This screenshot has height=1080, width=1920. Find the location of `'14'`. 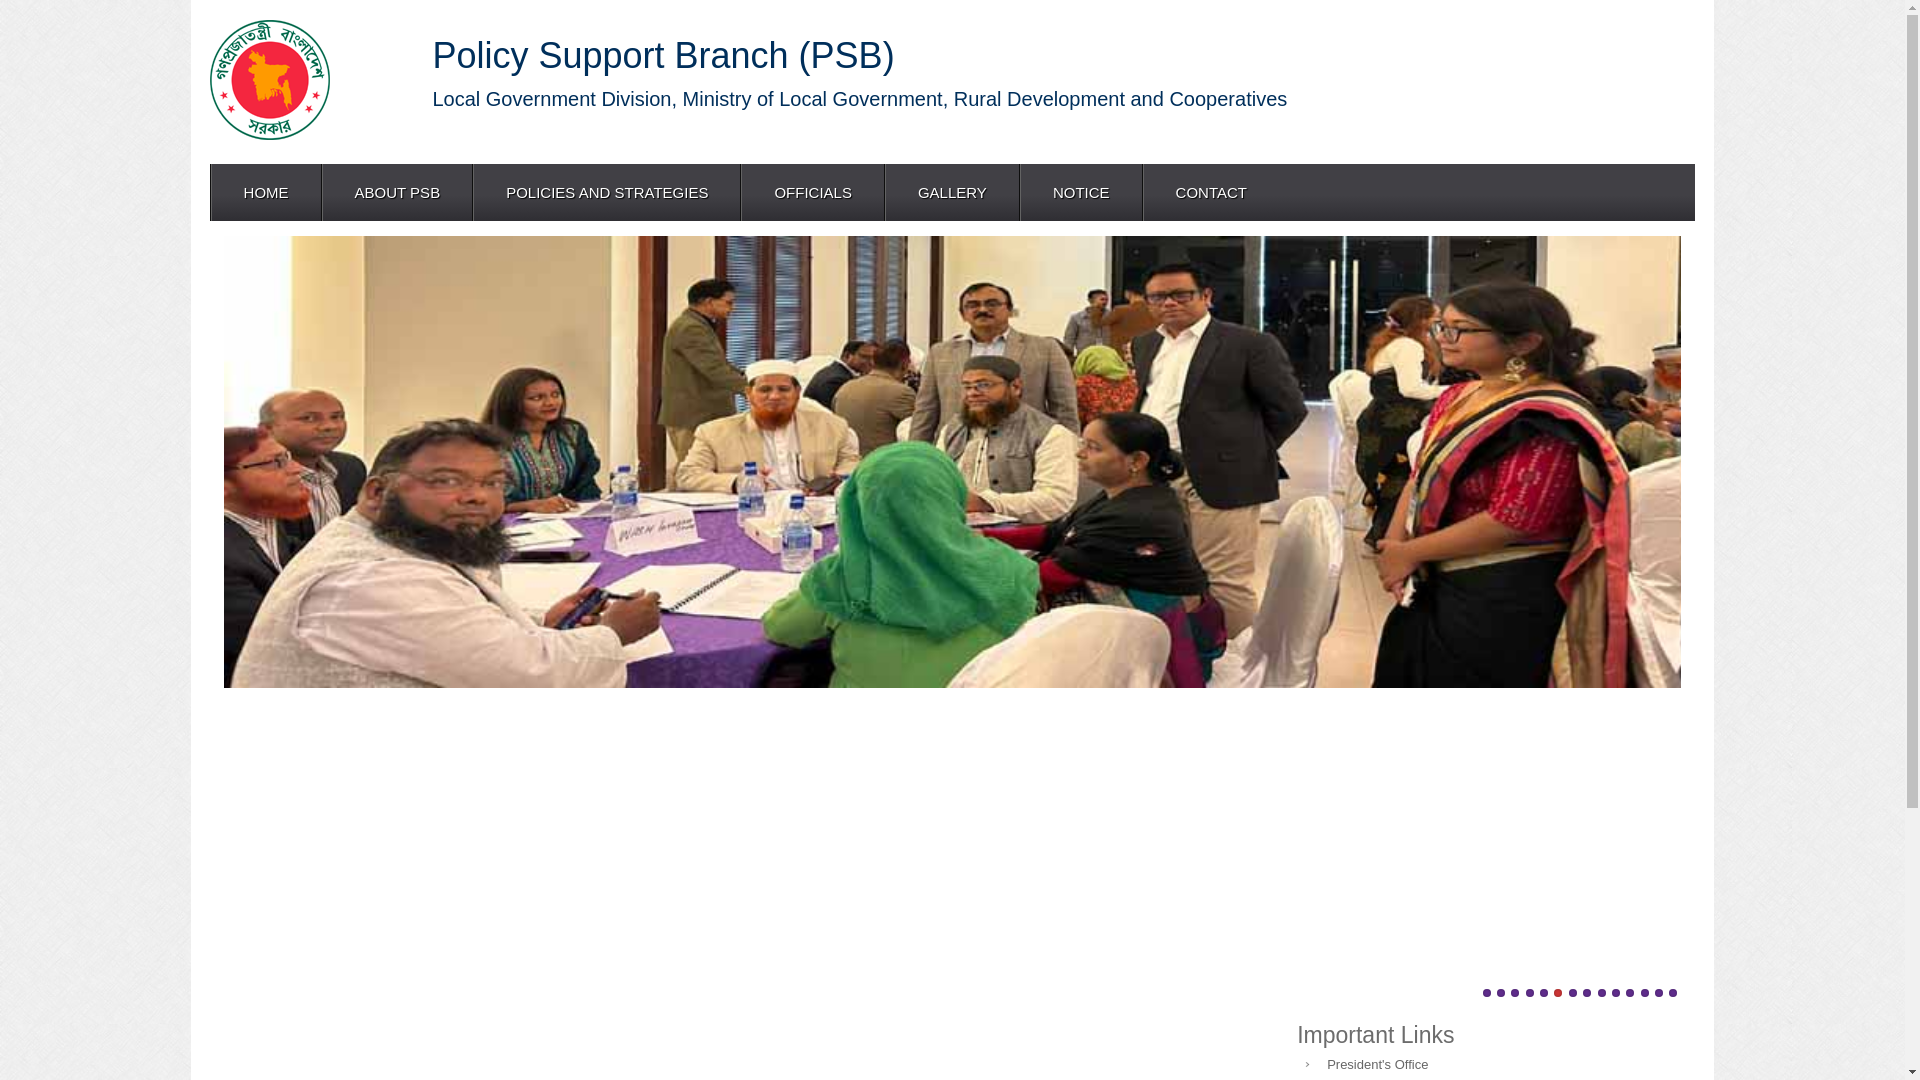

'14' is located at coordinates (1673, 992).